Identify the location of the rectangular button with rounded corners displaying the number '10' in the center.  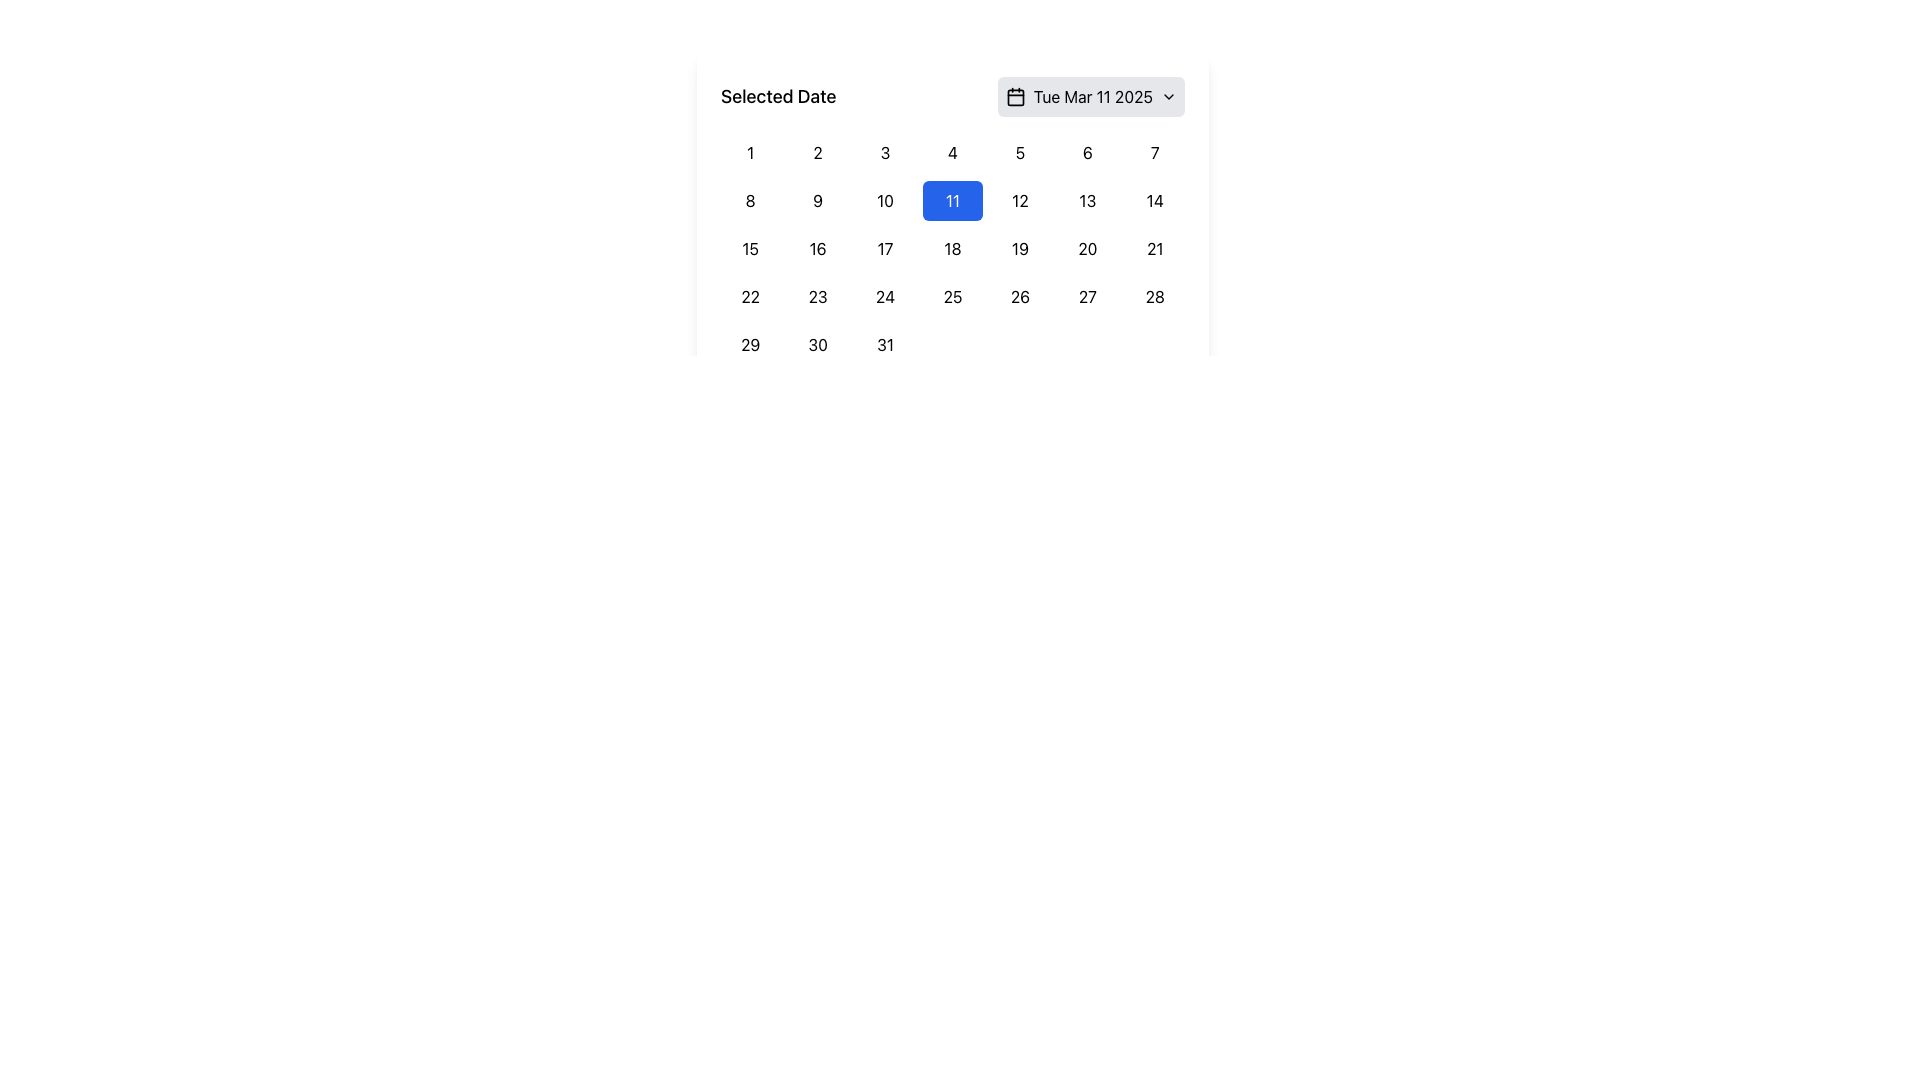
(884, 200).